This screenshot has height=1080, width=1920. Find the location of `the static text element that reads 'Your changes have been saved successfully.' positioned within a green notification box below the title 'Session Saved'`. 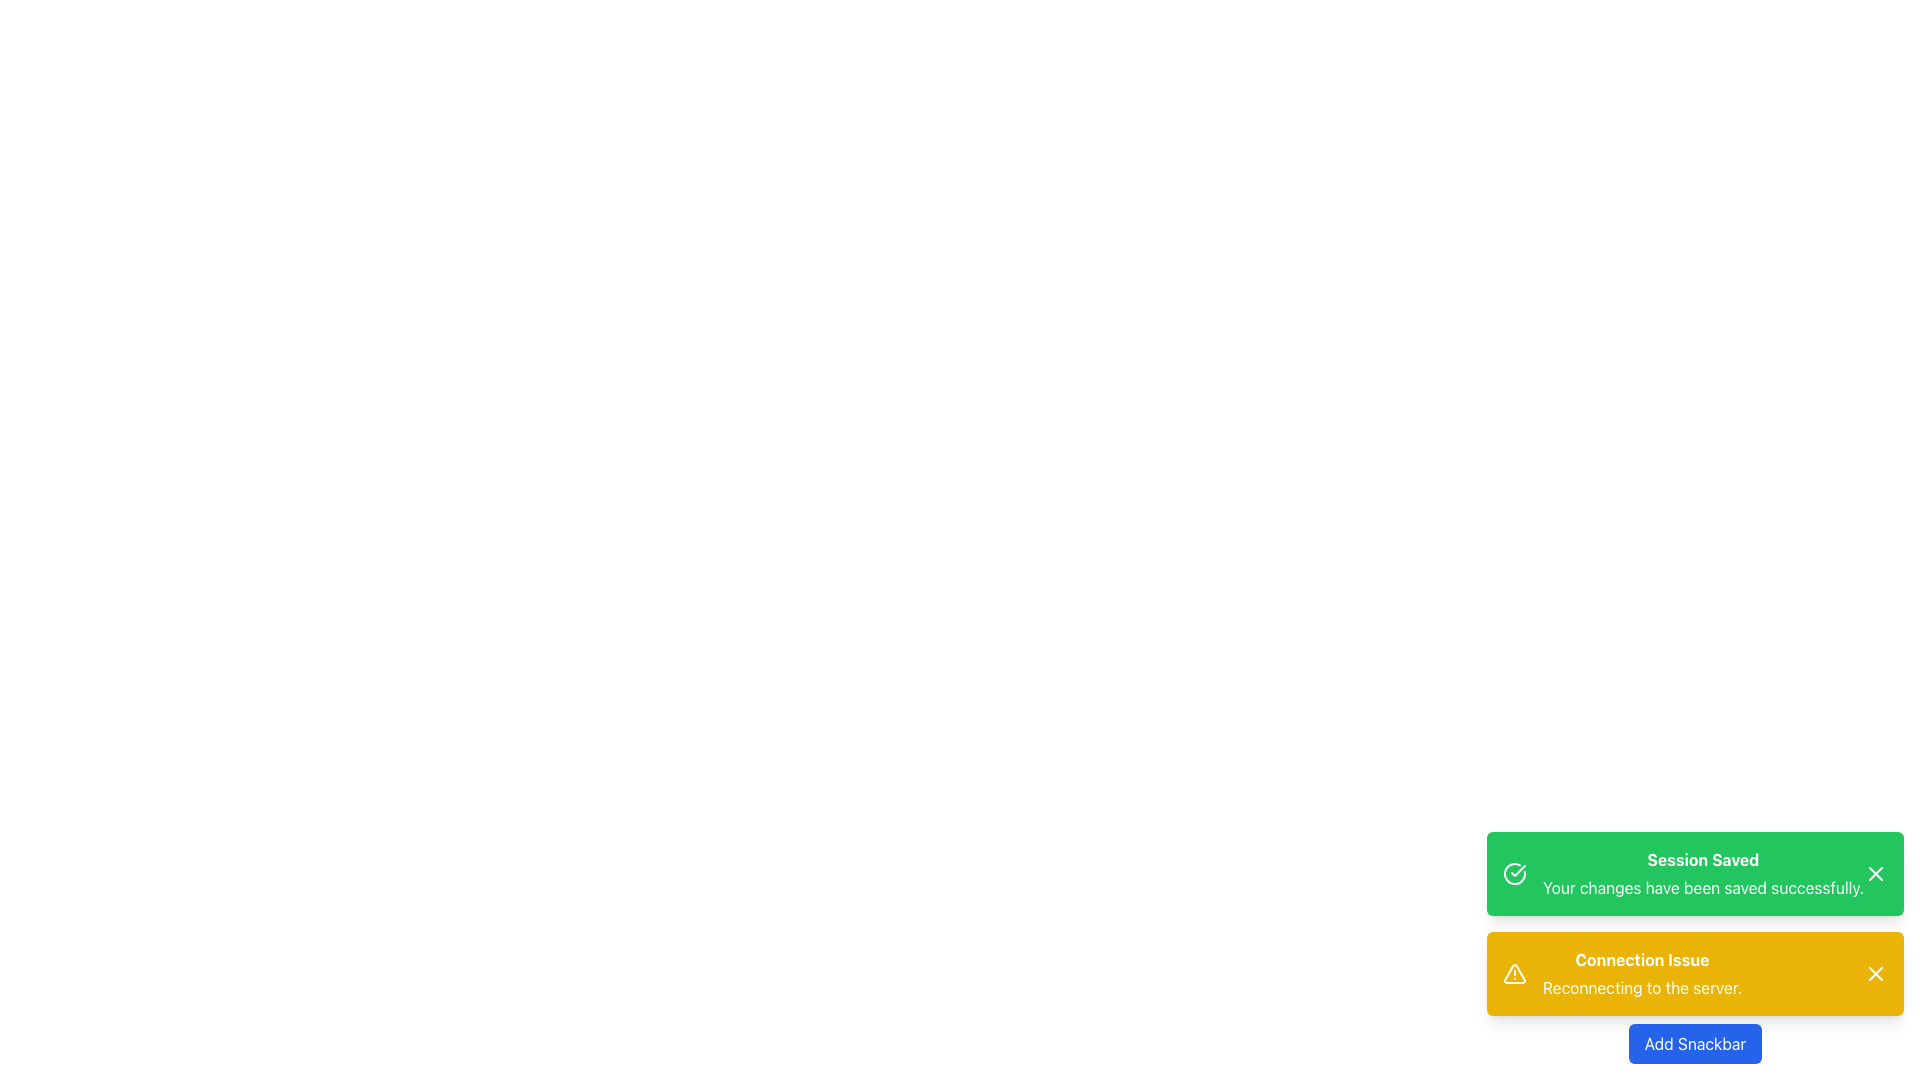

the static text element that reads 'Your changes have been saved successfully.' positioned within a green notification box below the title 'Session Saved' is located at coordinates (1702, 886).